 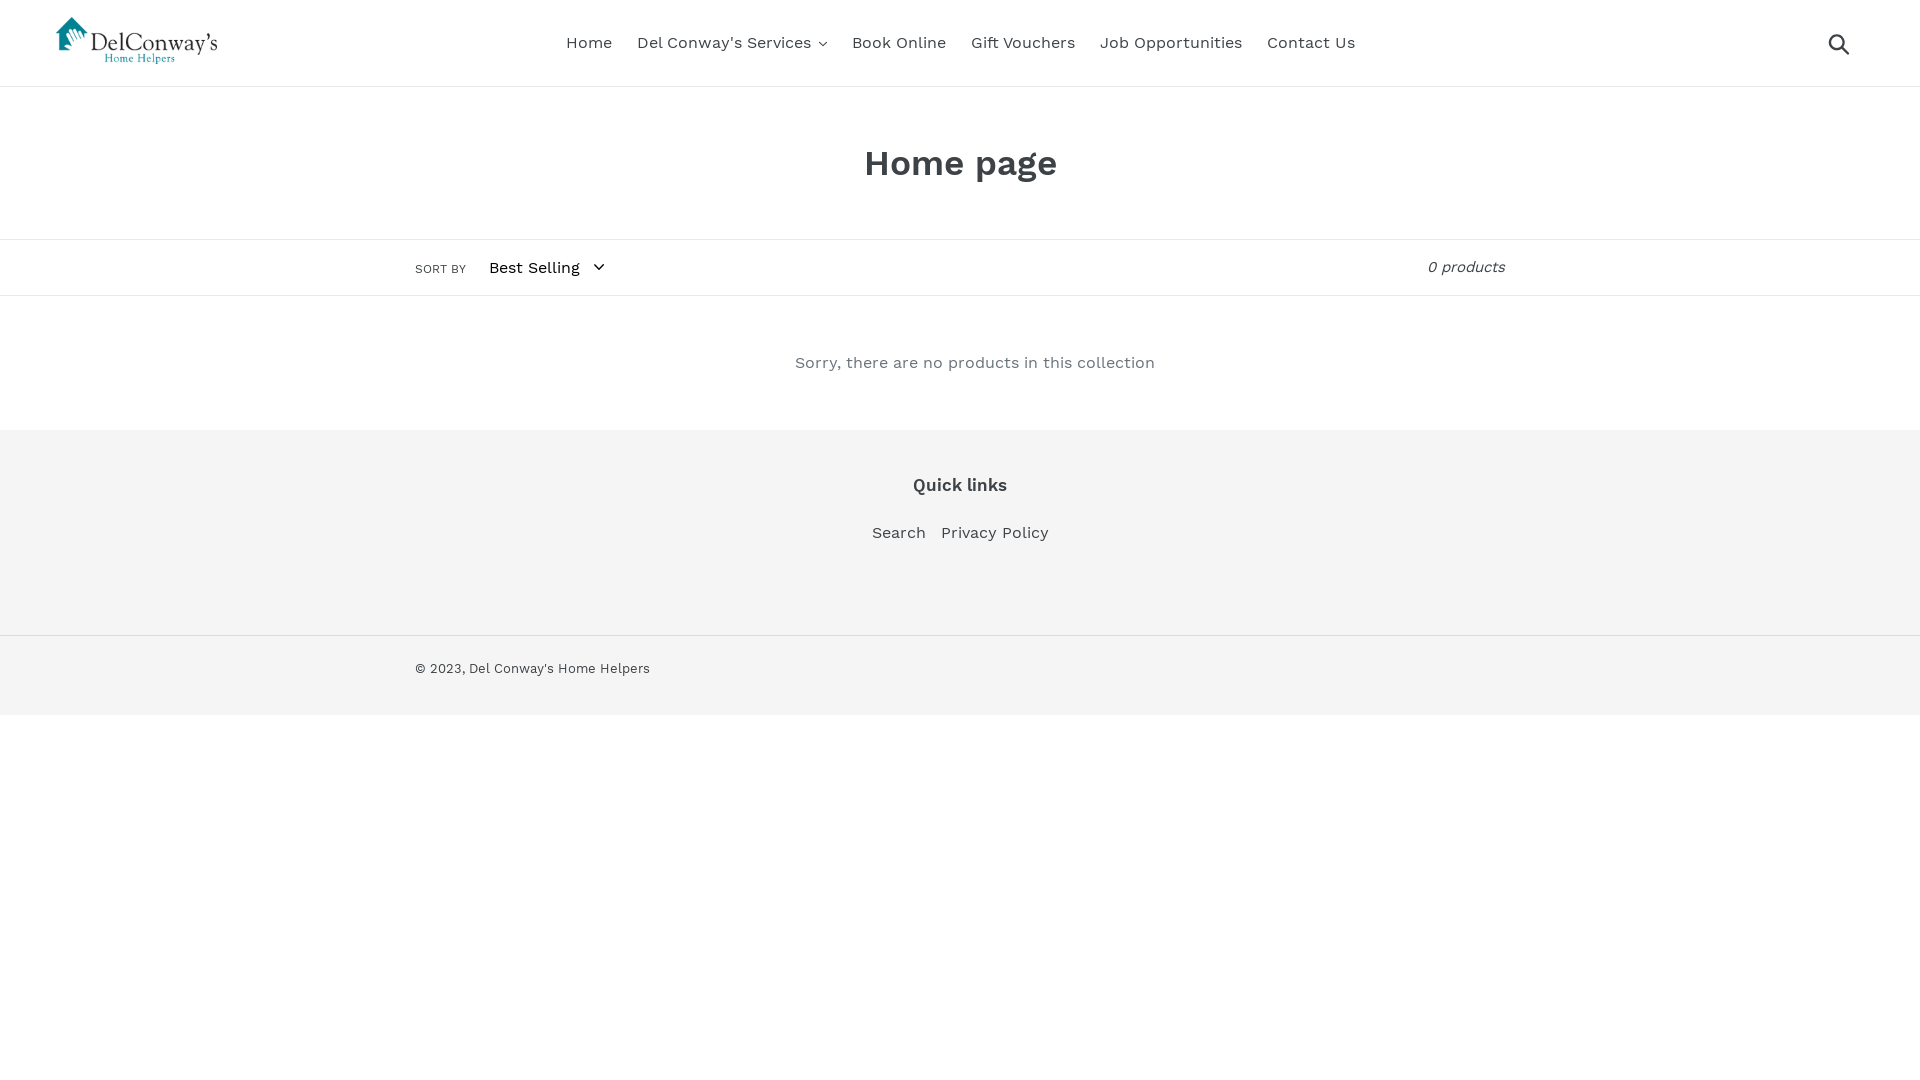 What do you see at coordinates (588, 42) in the screenshot?
I see `'Home'` at bounding box center [588, 42].